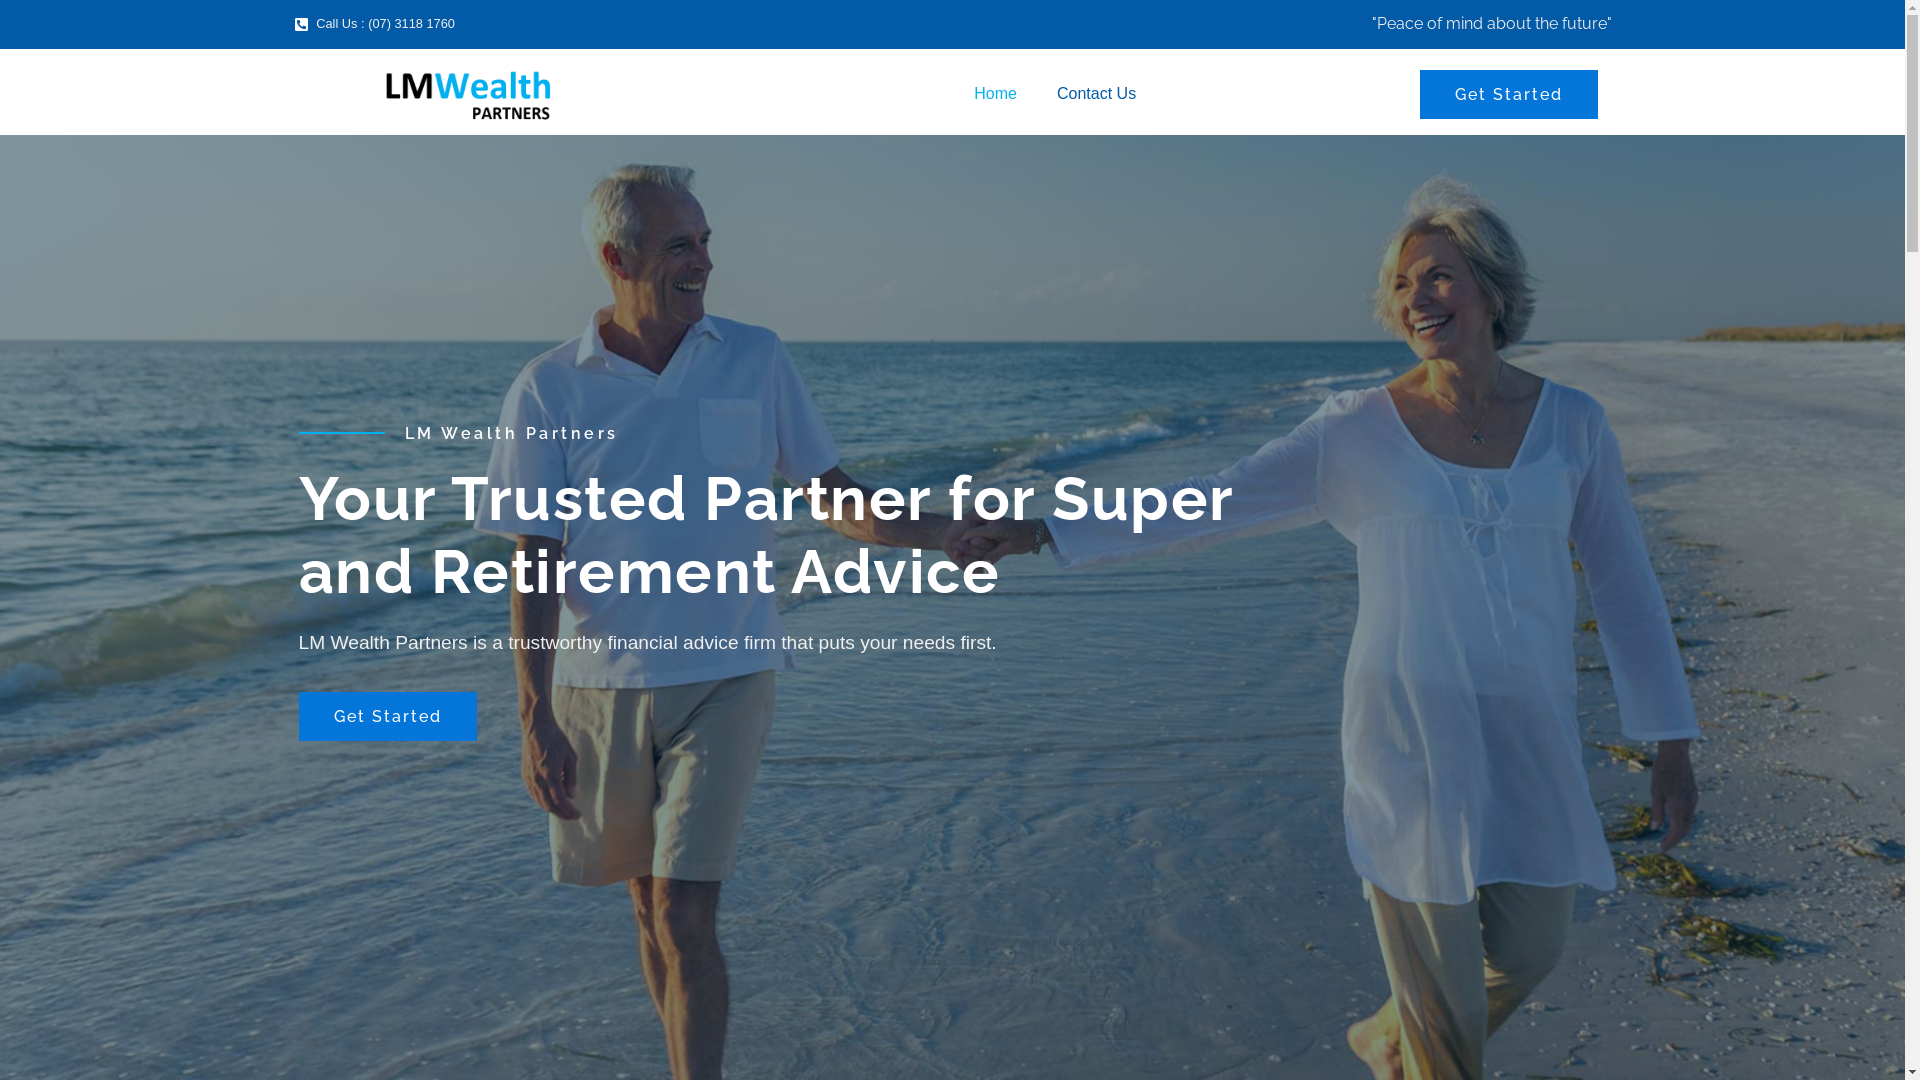 This screenshot has width=1920, height=1080. I want to click on 'Home', so click(995, 93).